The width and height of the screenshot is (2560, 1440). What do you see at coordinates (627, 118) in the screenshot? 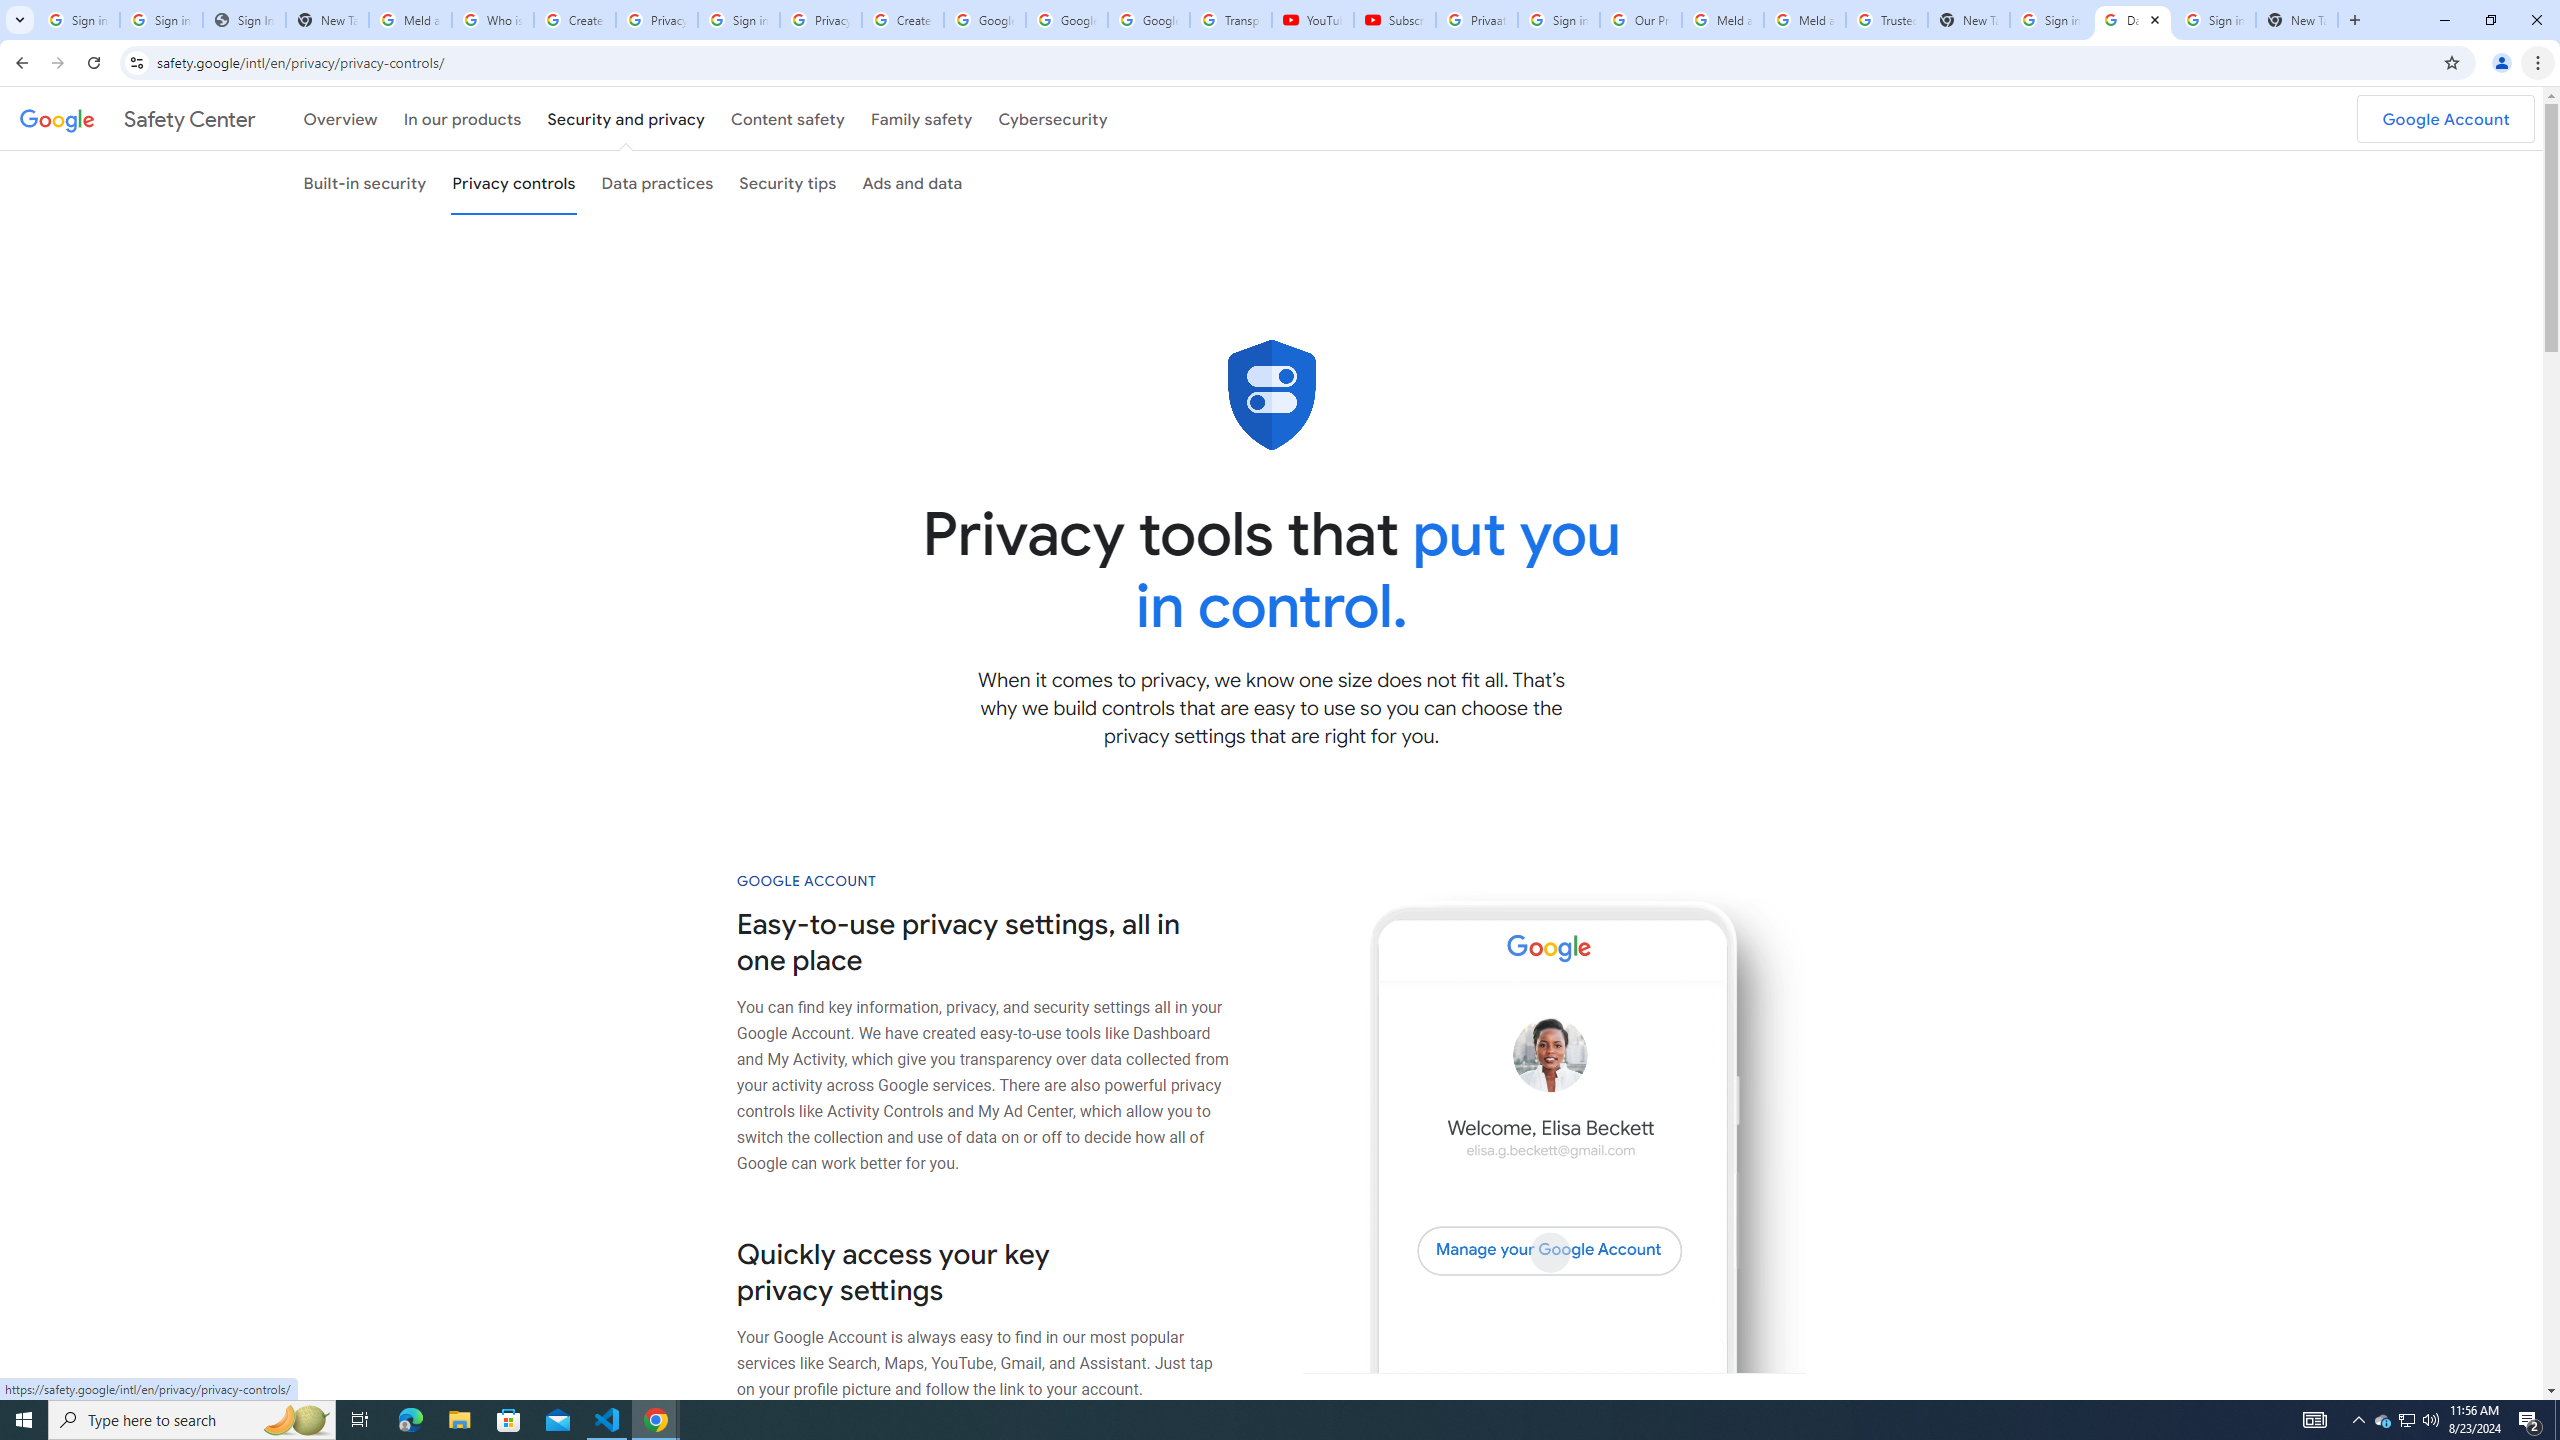
I see `'Security and privacy'` at bounding box center [627, 118].